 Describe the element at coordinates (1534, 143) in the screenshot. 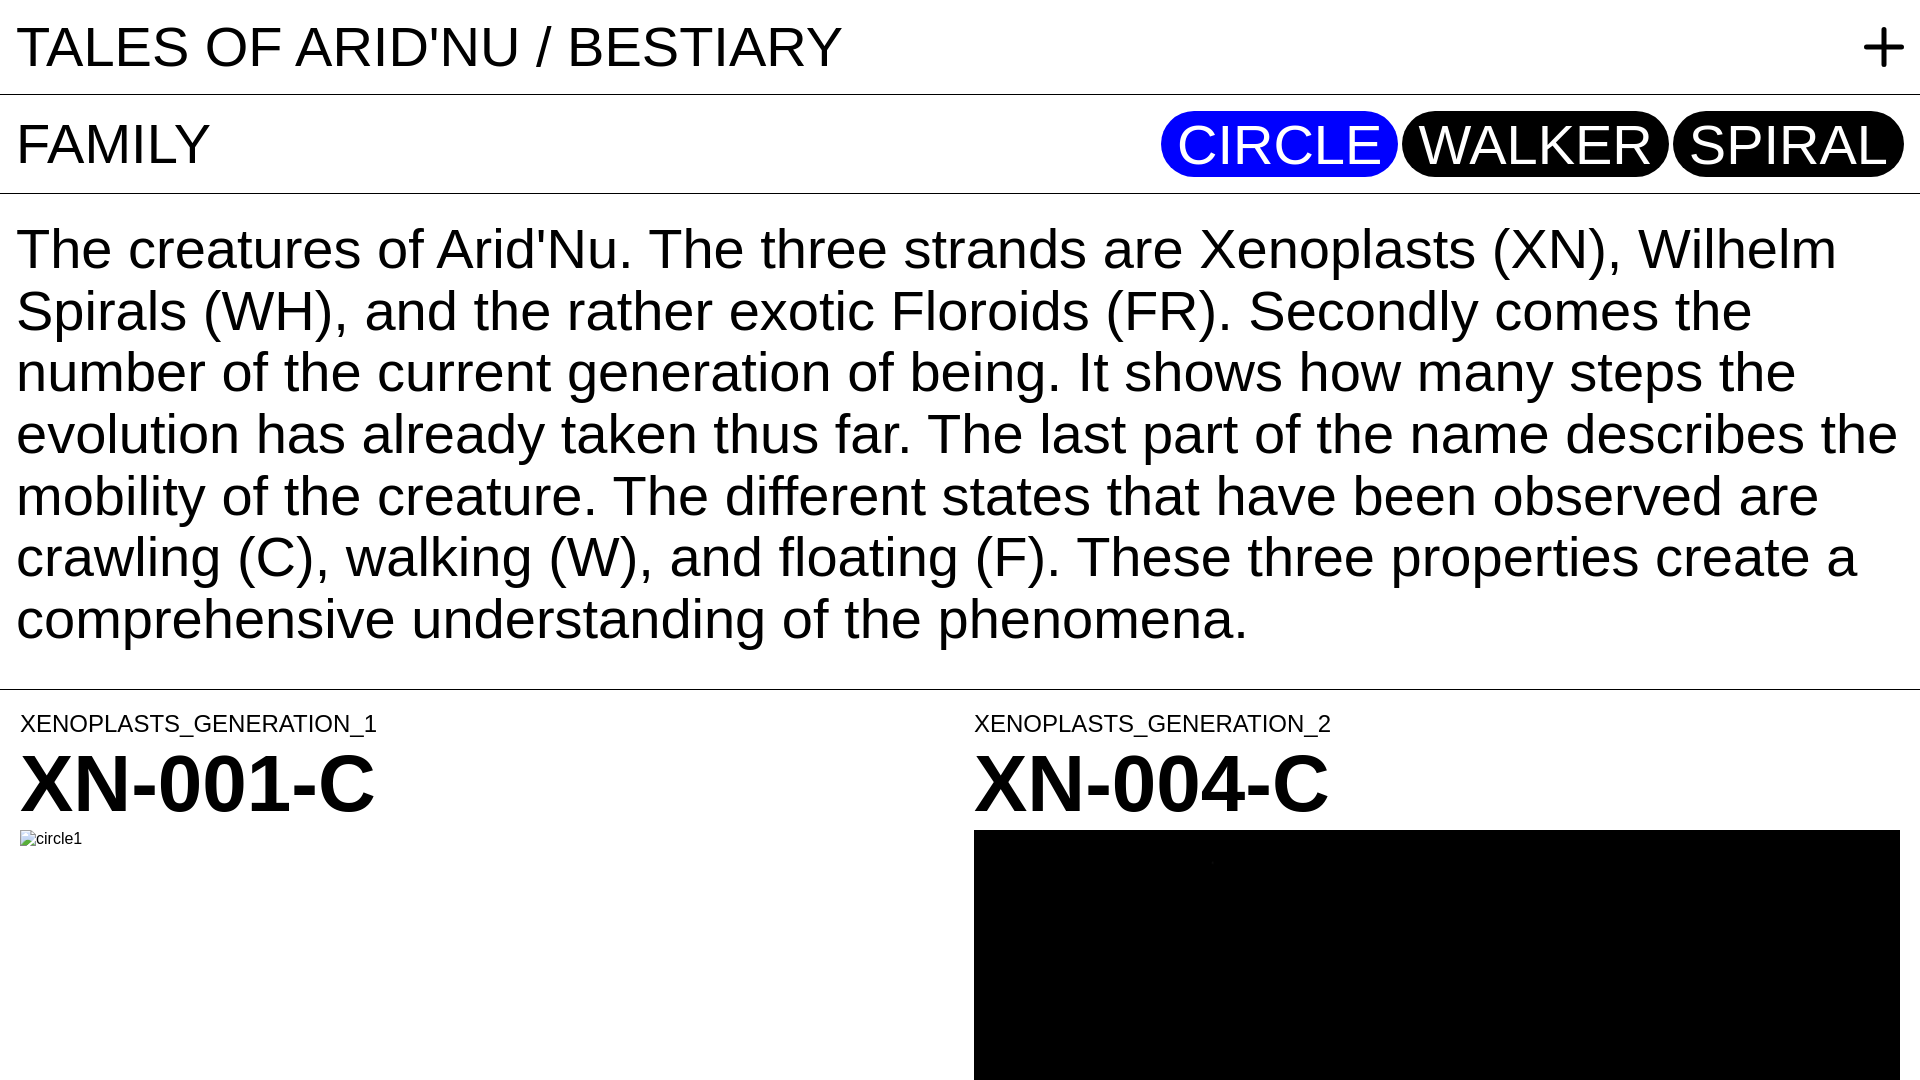

I see `'WALKER'` at that location.